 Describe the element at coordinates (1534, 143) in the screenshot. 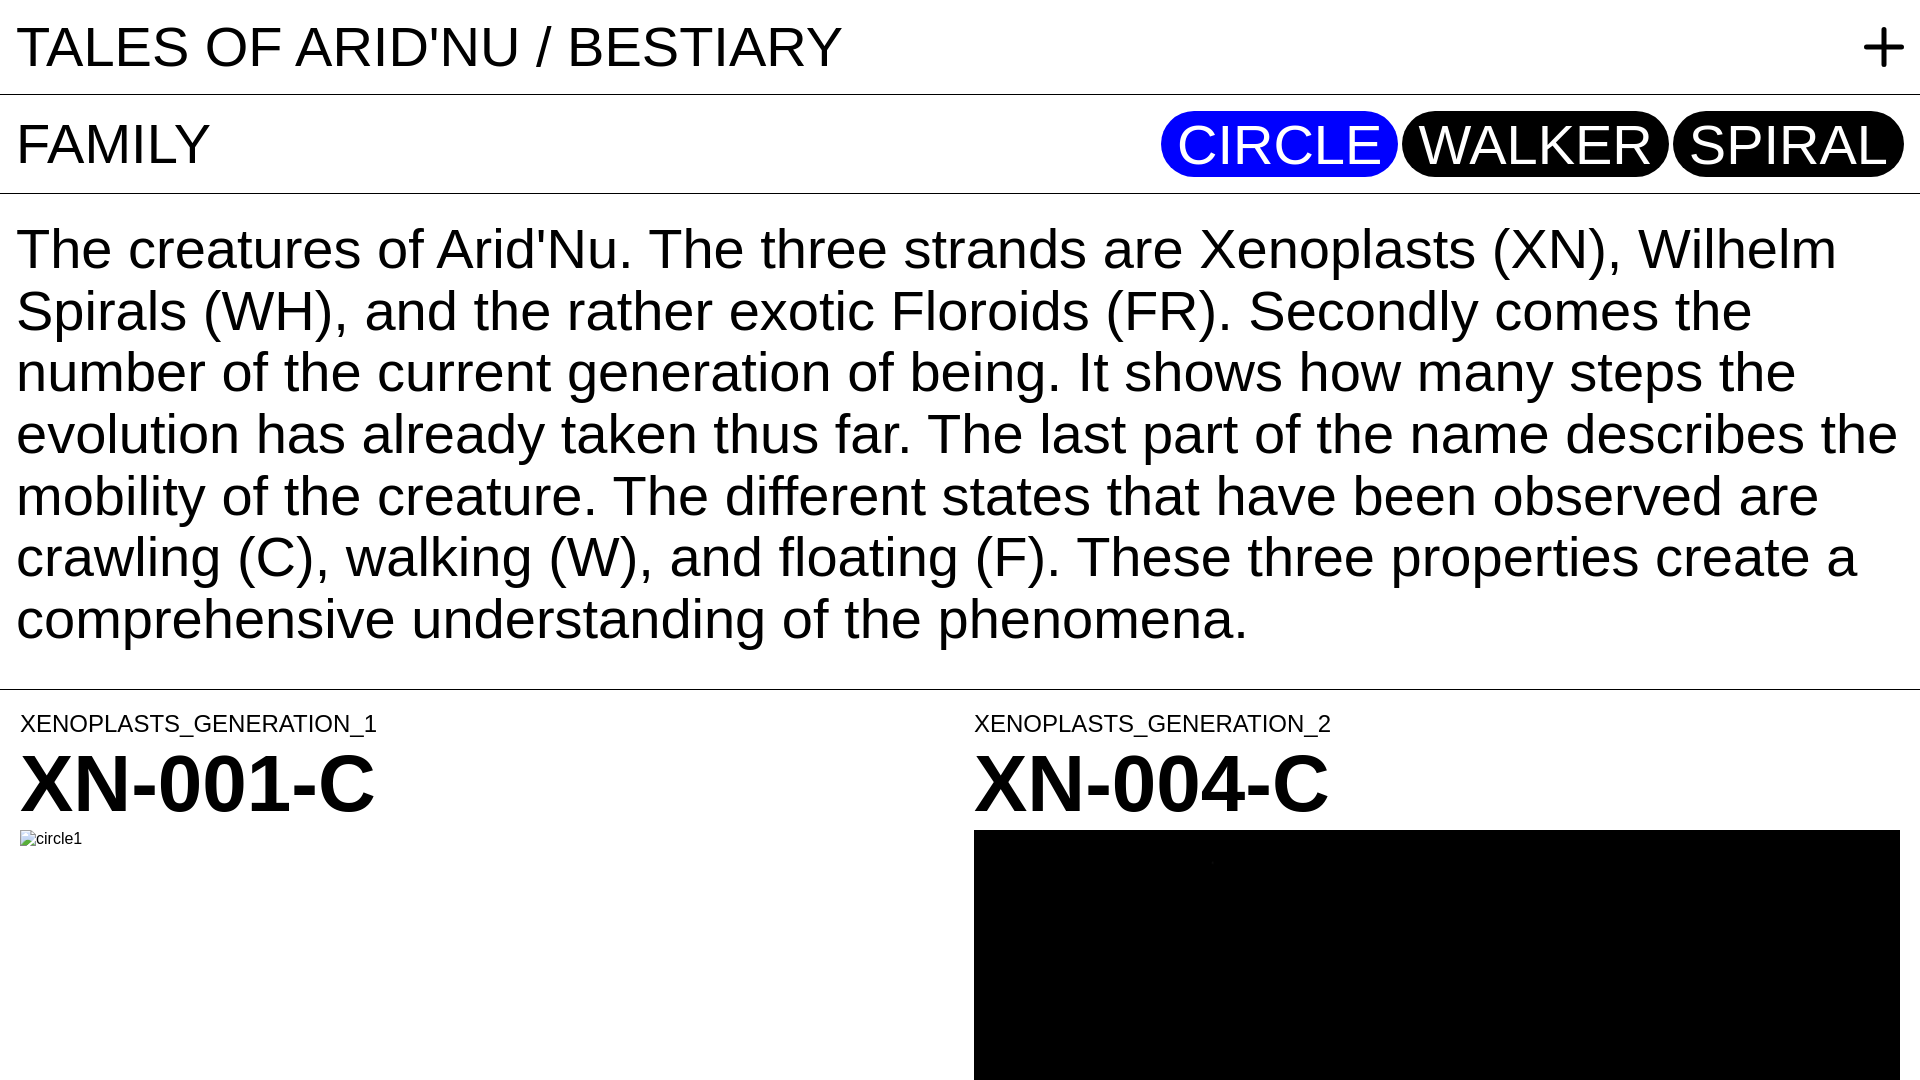

I see `'WALKER'` at that location.